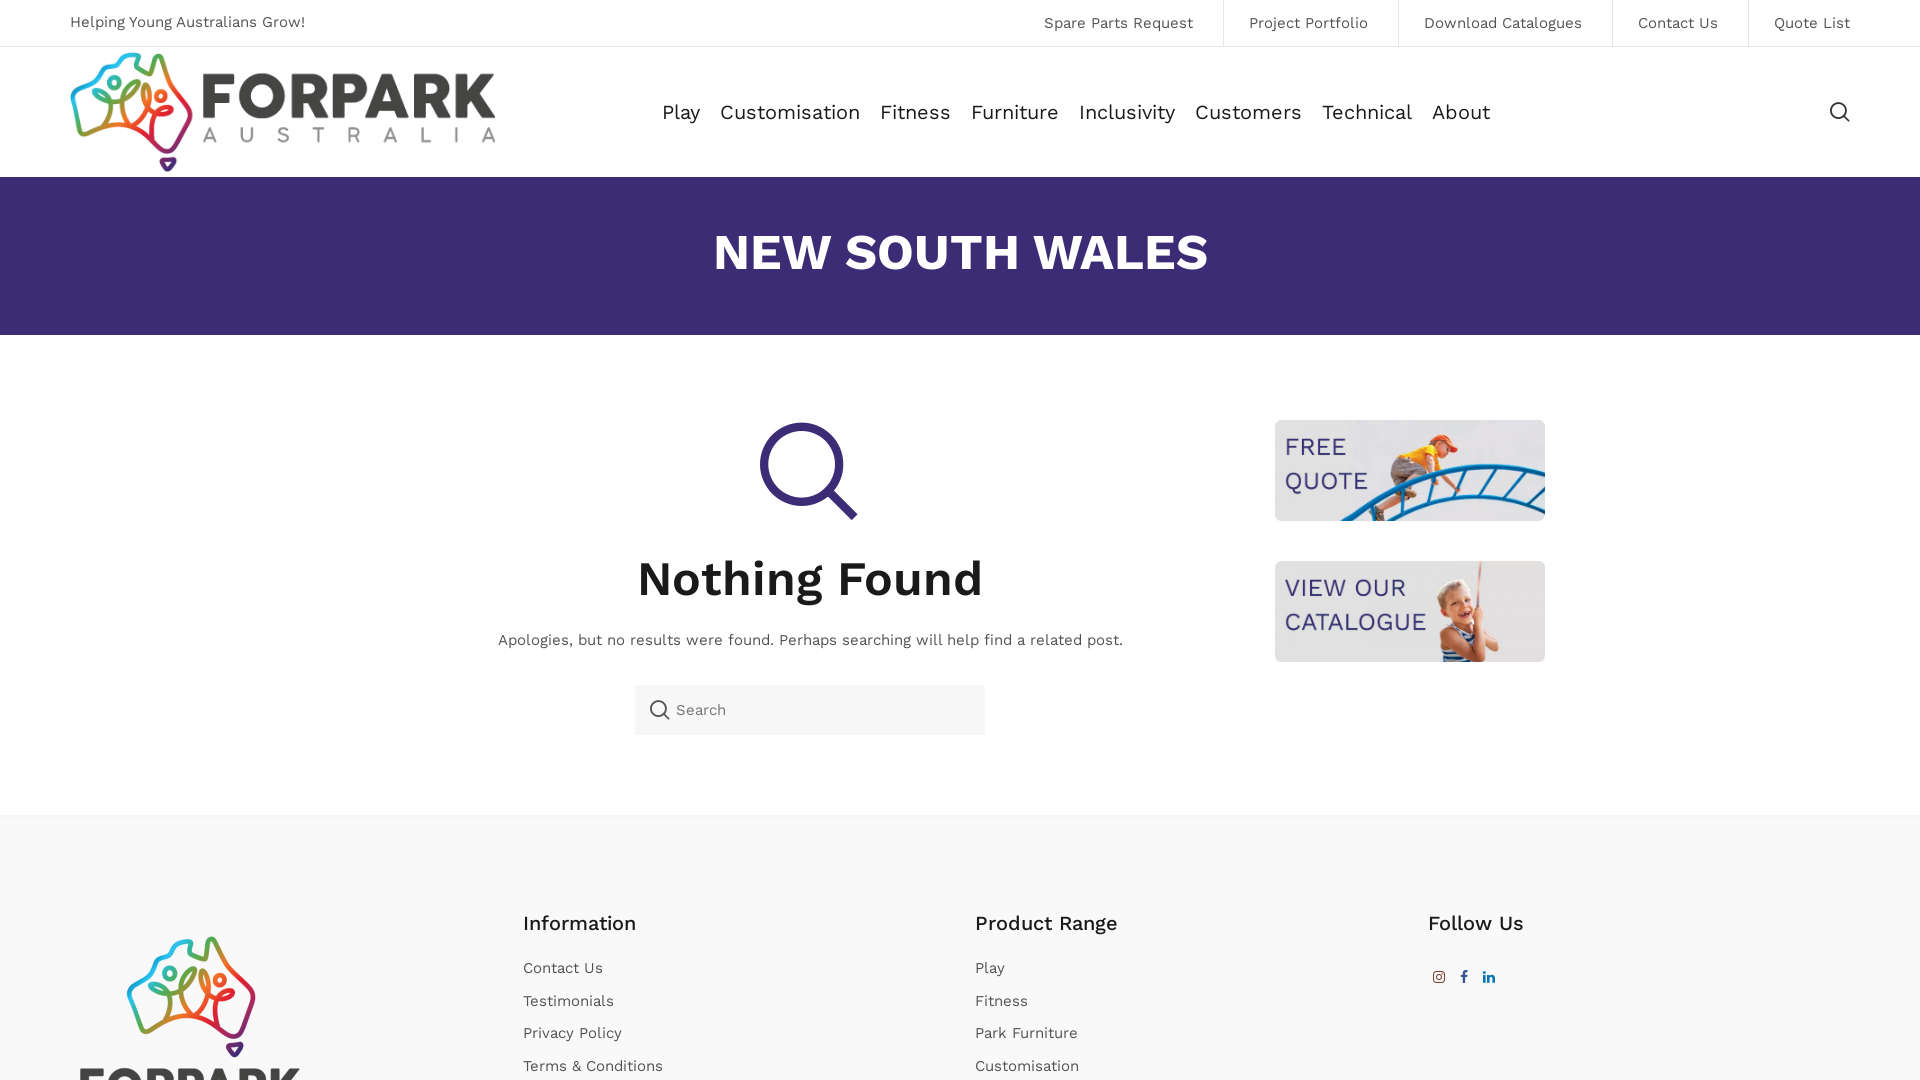 The height and width of the screenshot is (1080, 1920). What do you see at coordinates (566, 1001) in the screenshot?
I see `'Testimonials'` at bounding box center [566, 1001].